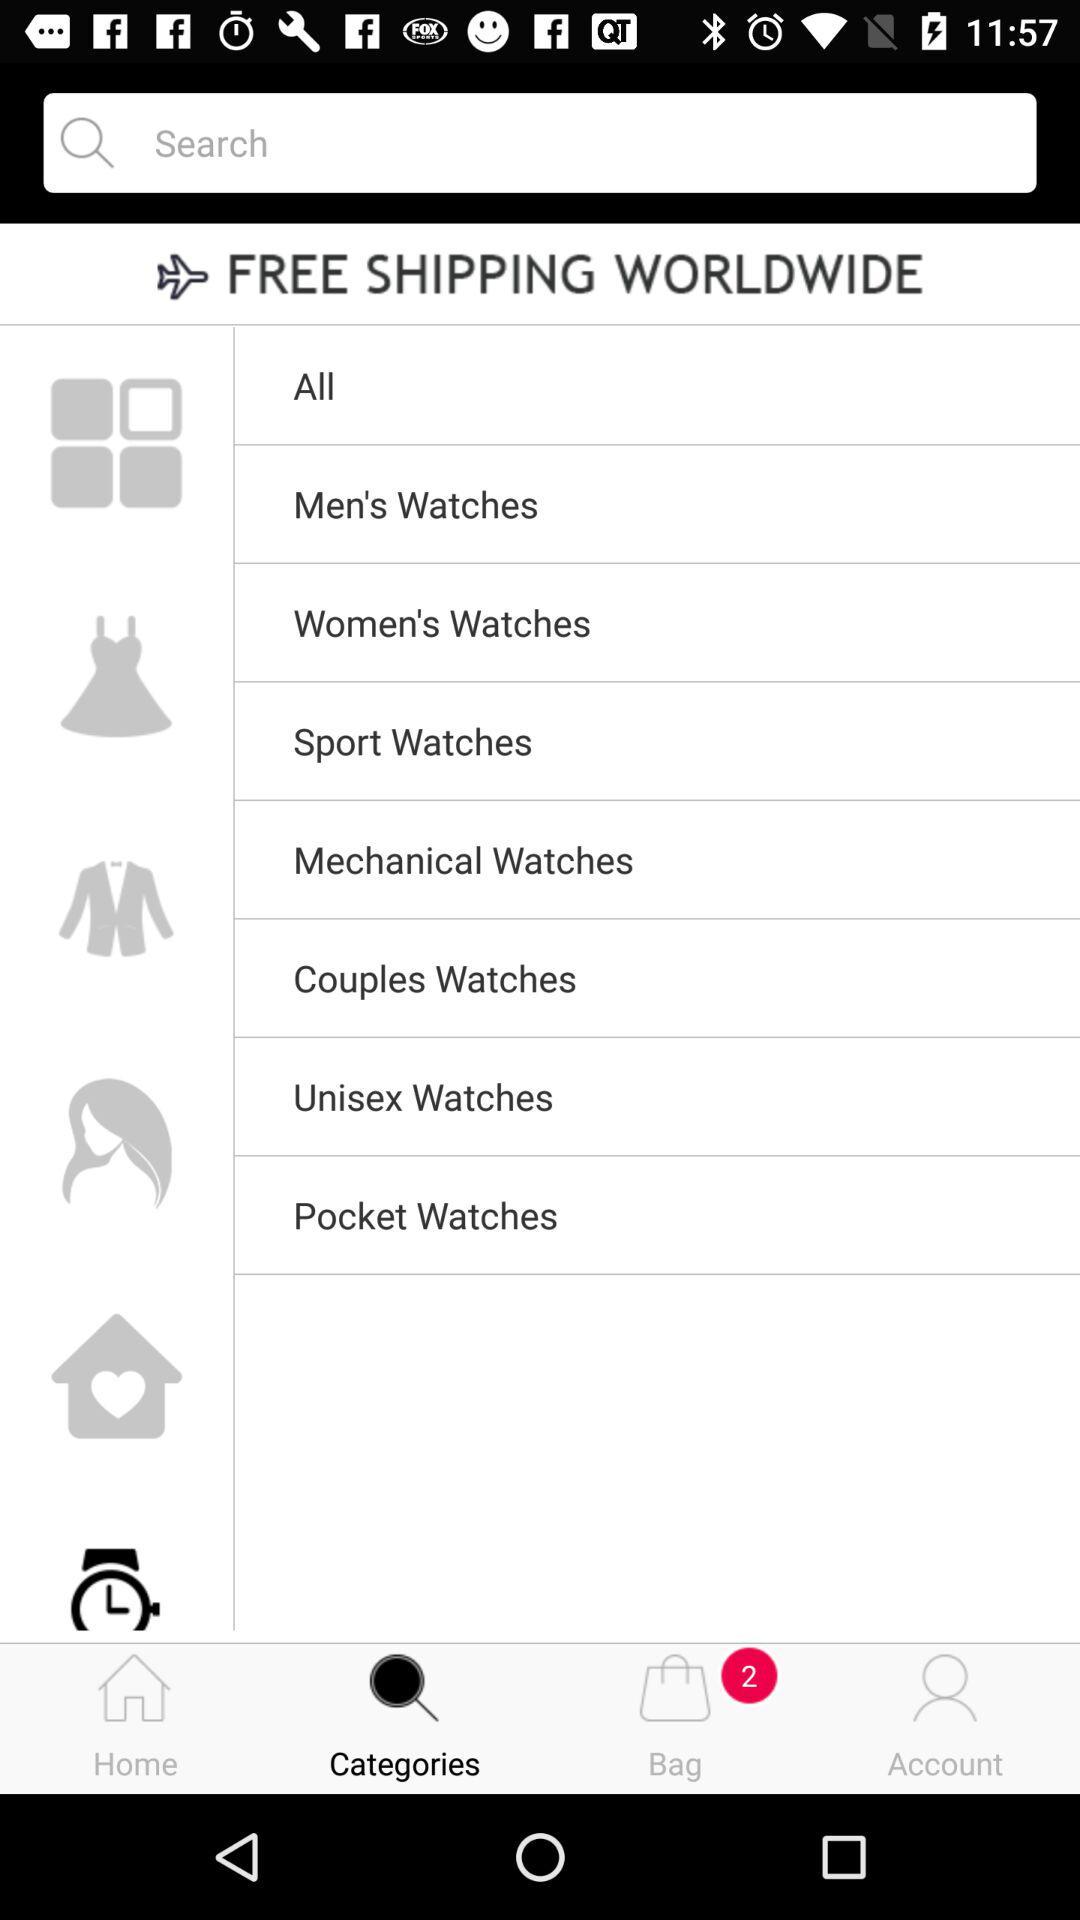 This screenshot has width=1080, height=1920. Describe the element at coordinates (577, 141) in the screenshot. I see `search text box` at that location.